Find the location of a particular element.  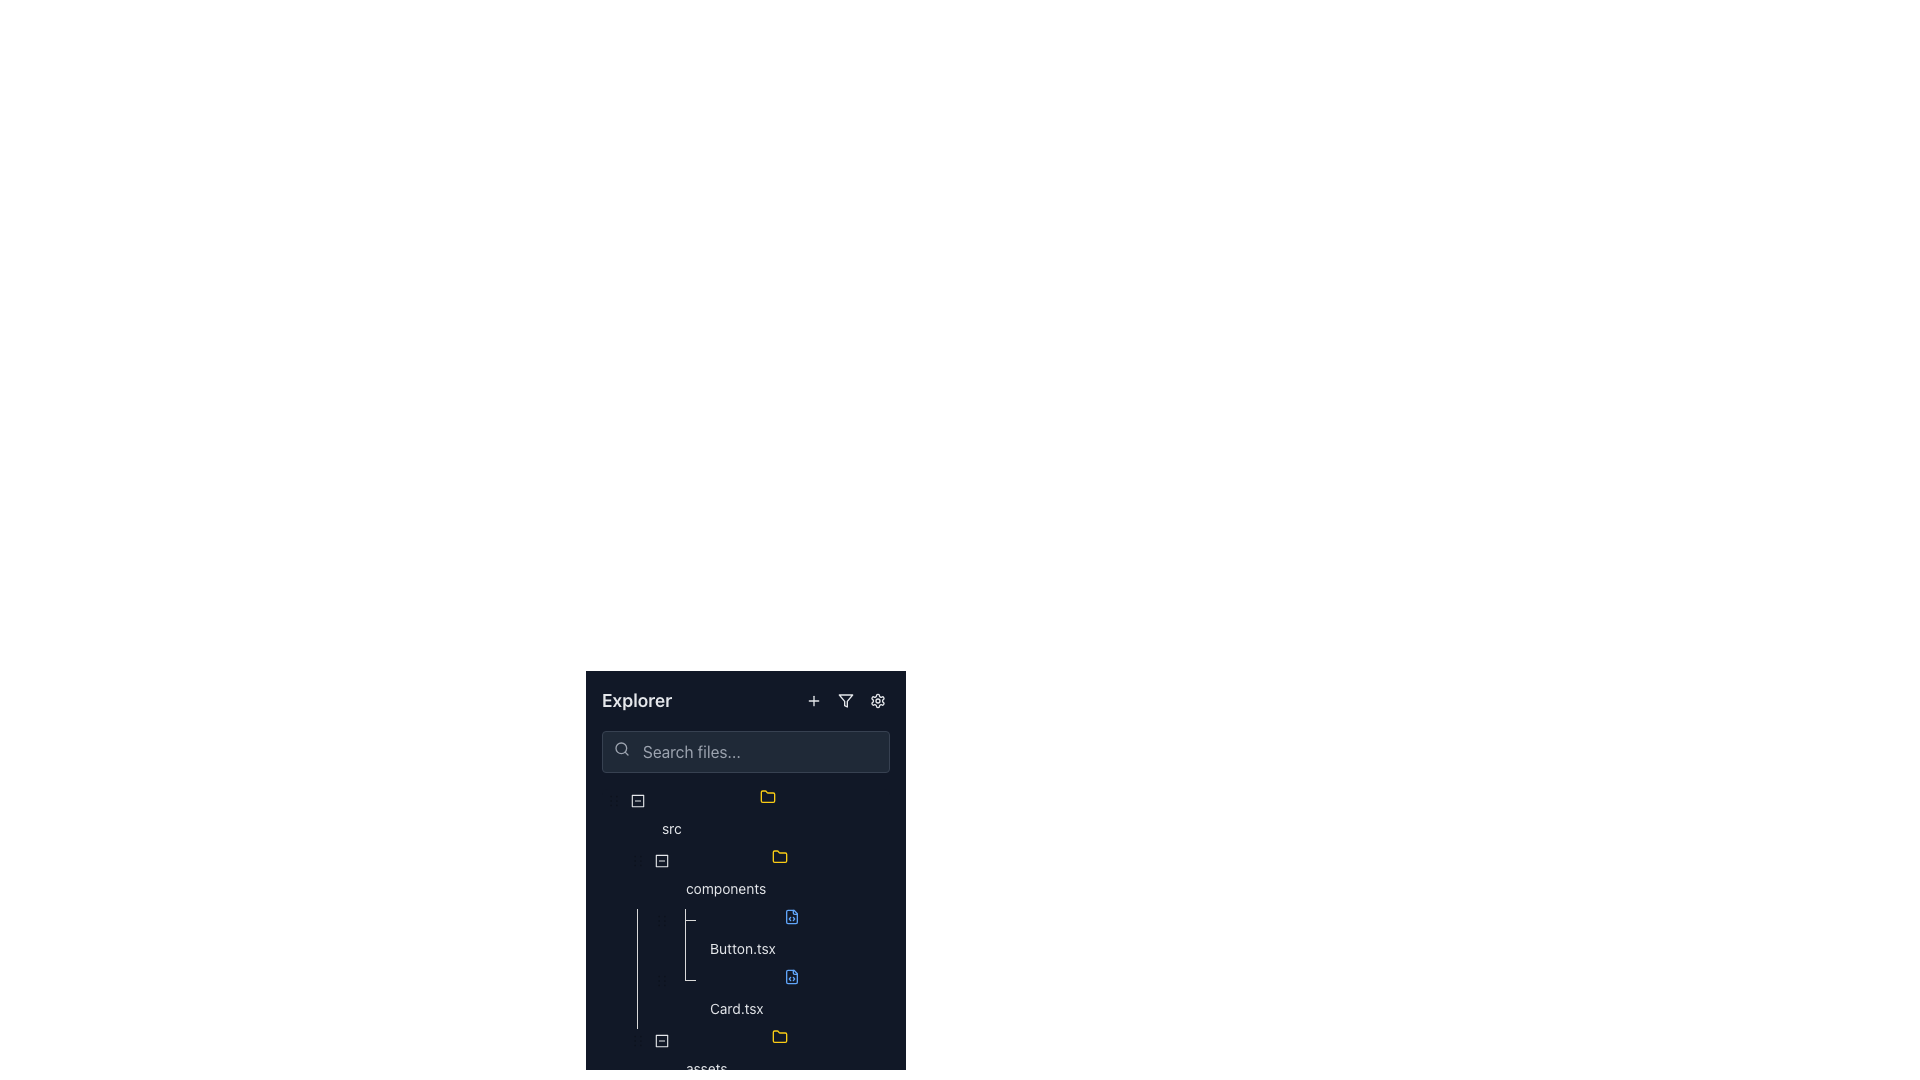

the toggle button for hierarchical structures located to the left of the label 'src' is located at coordinates (637, 817).